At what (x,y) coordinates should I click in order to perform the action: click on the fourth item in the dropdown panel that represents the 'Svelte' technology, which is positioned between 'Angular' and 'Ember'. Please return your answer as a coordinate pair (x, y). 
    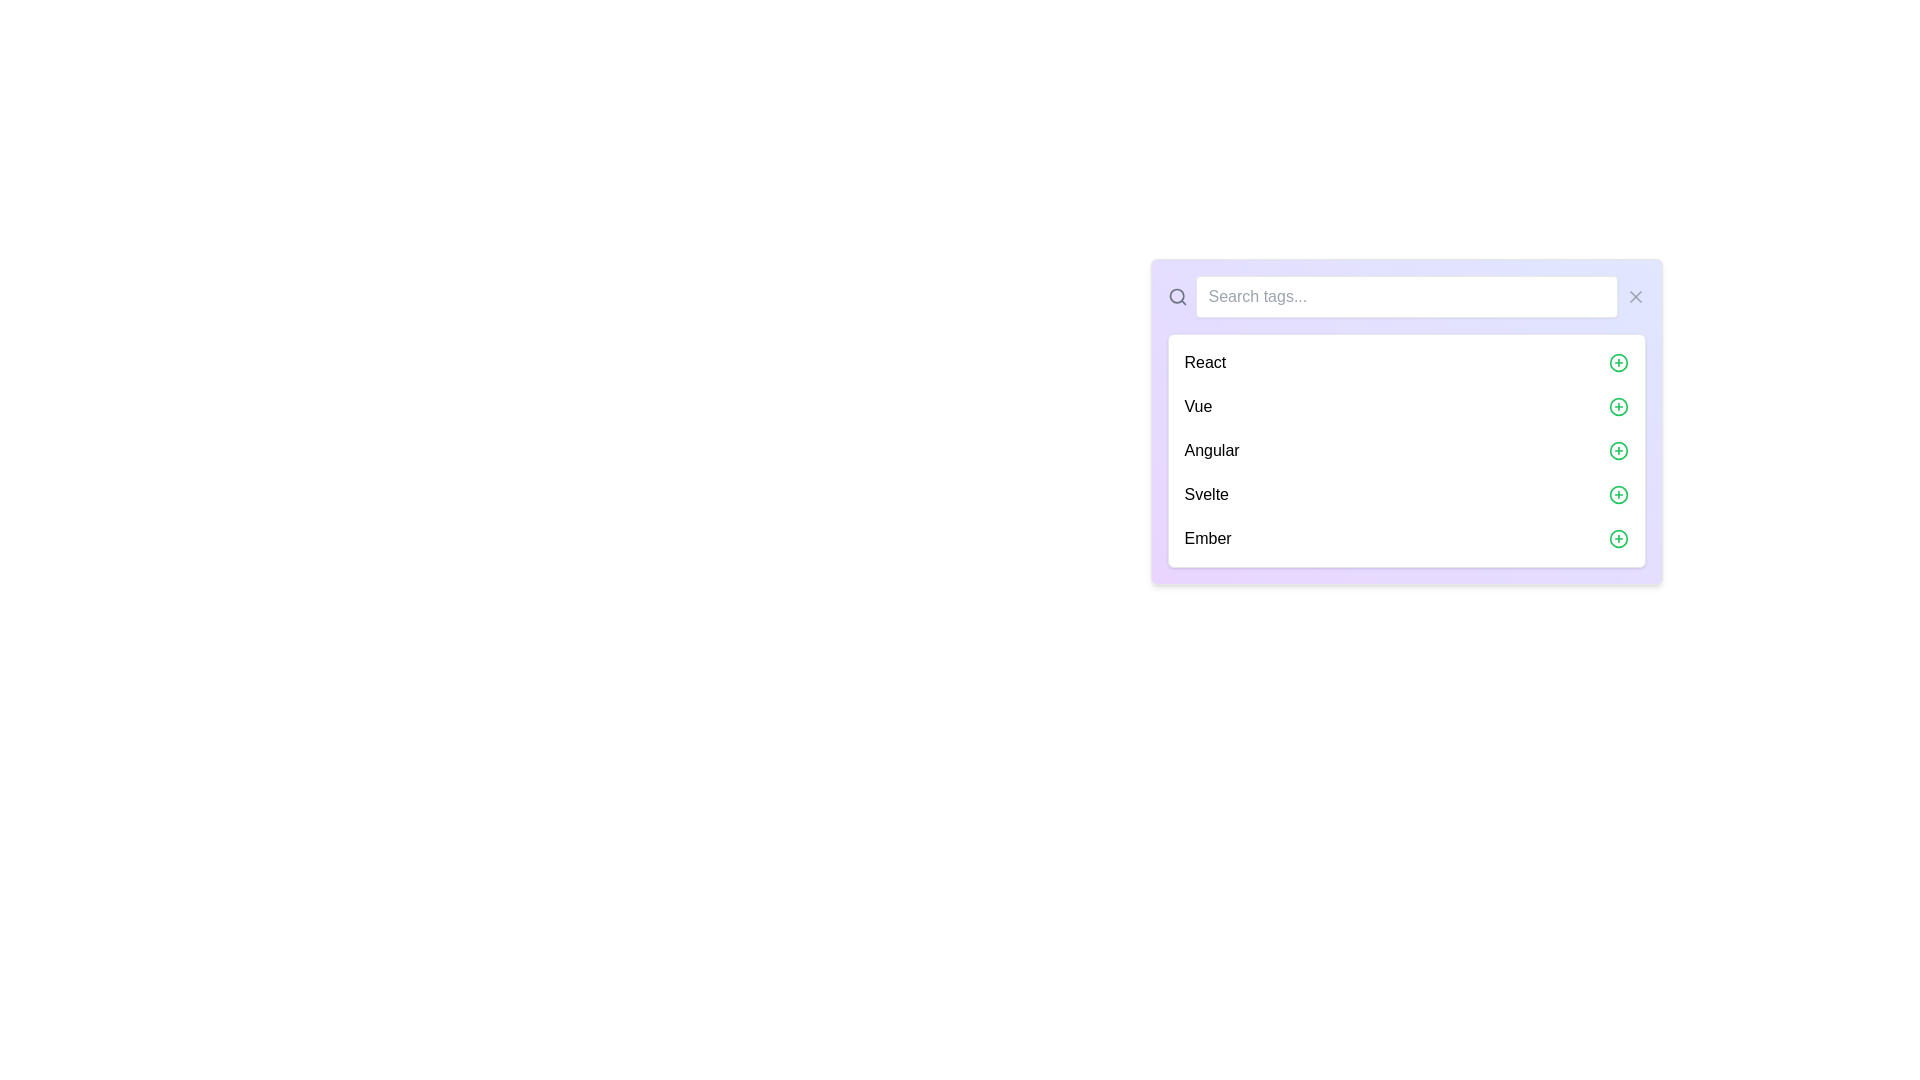
    Looking at the image, I should click on (1405, 494).